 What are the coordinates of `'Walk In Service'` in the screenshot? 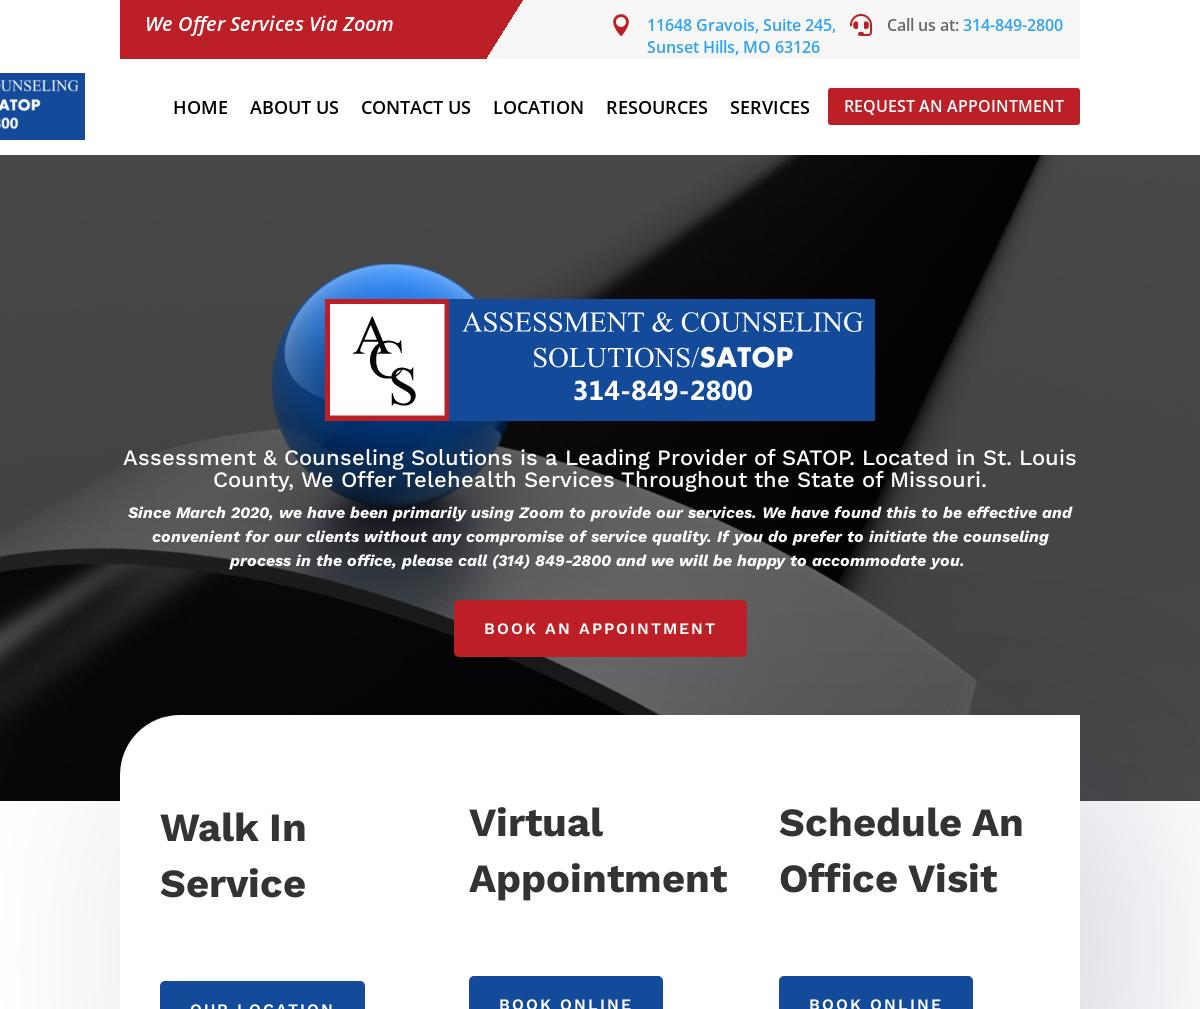 It's located at (158, 854).